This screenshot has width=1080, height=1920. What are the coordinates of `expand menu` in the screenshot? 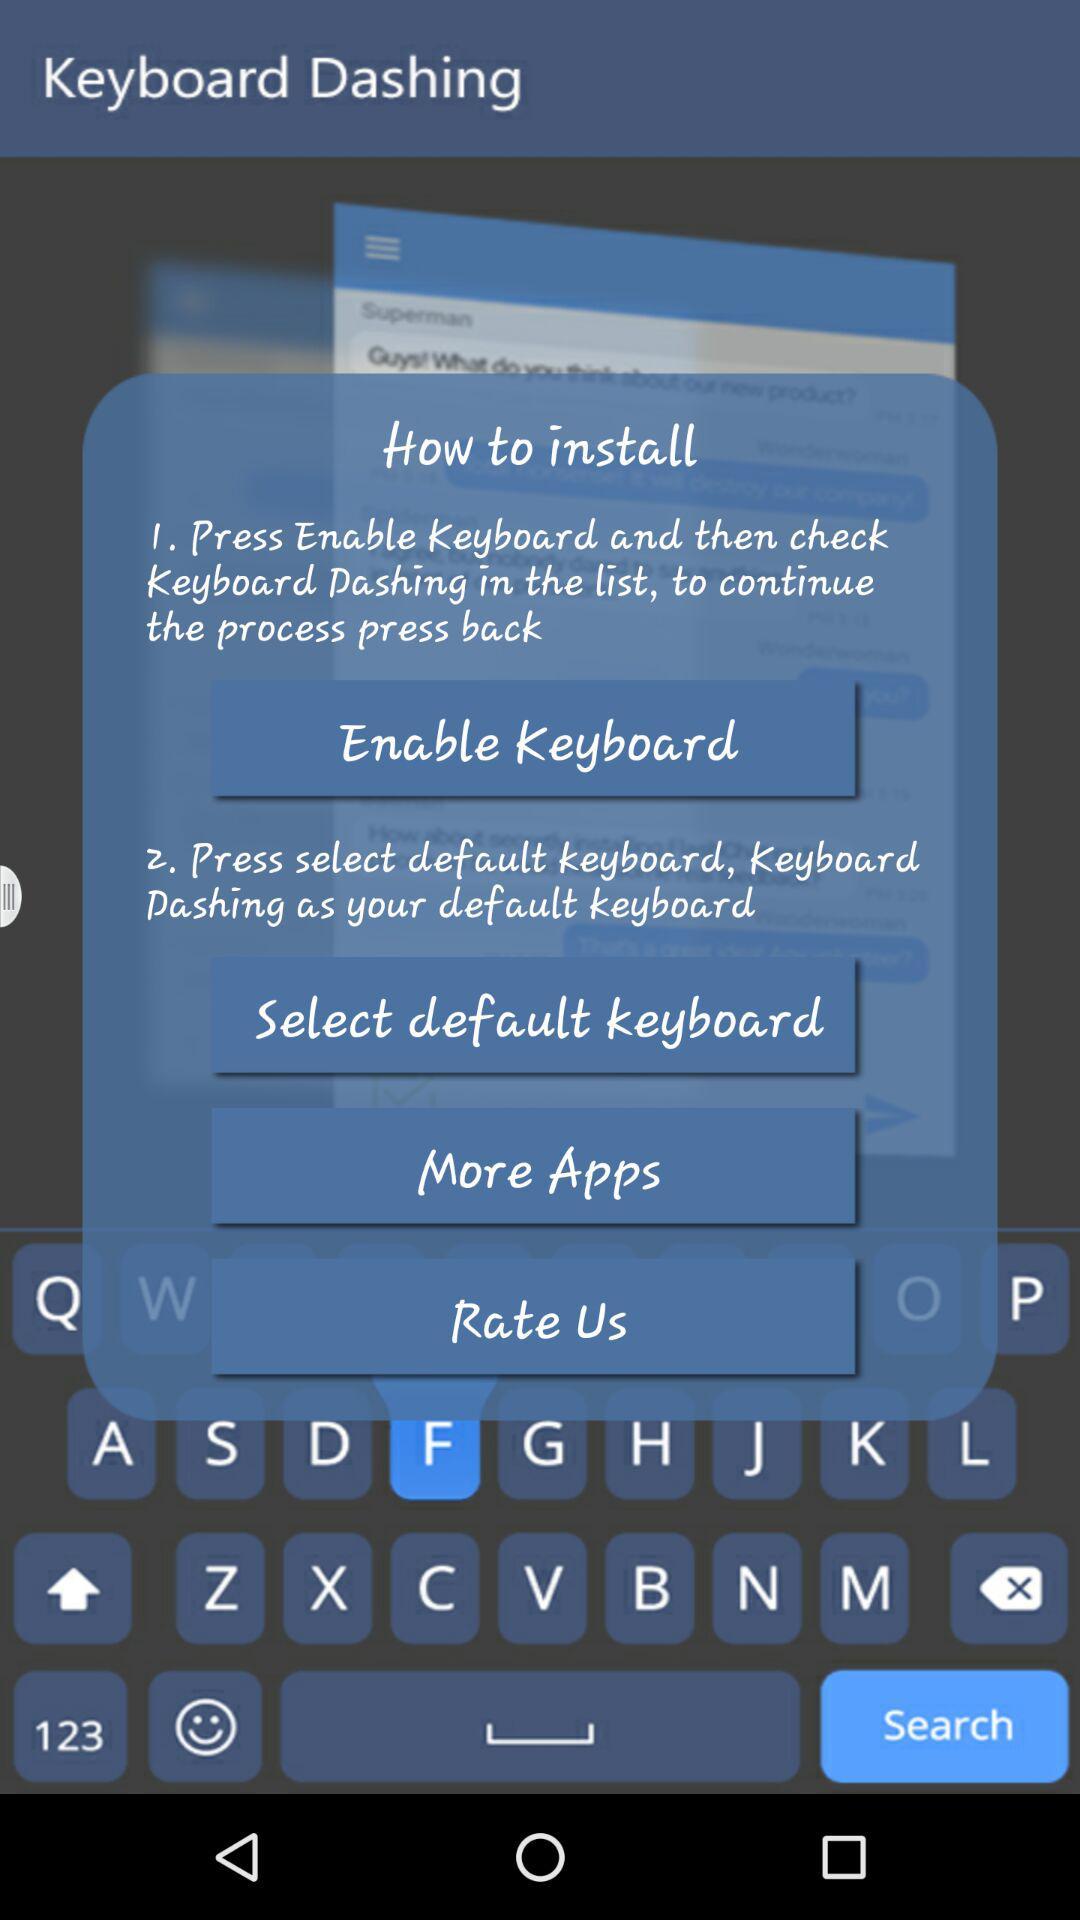 It's located at (23, 895).